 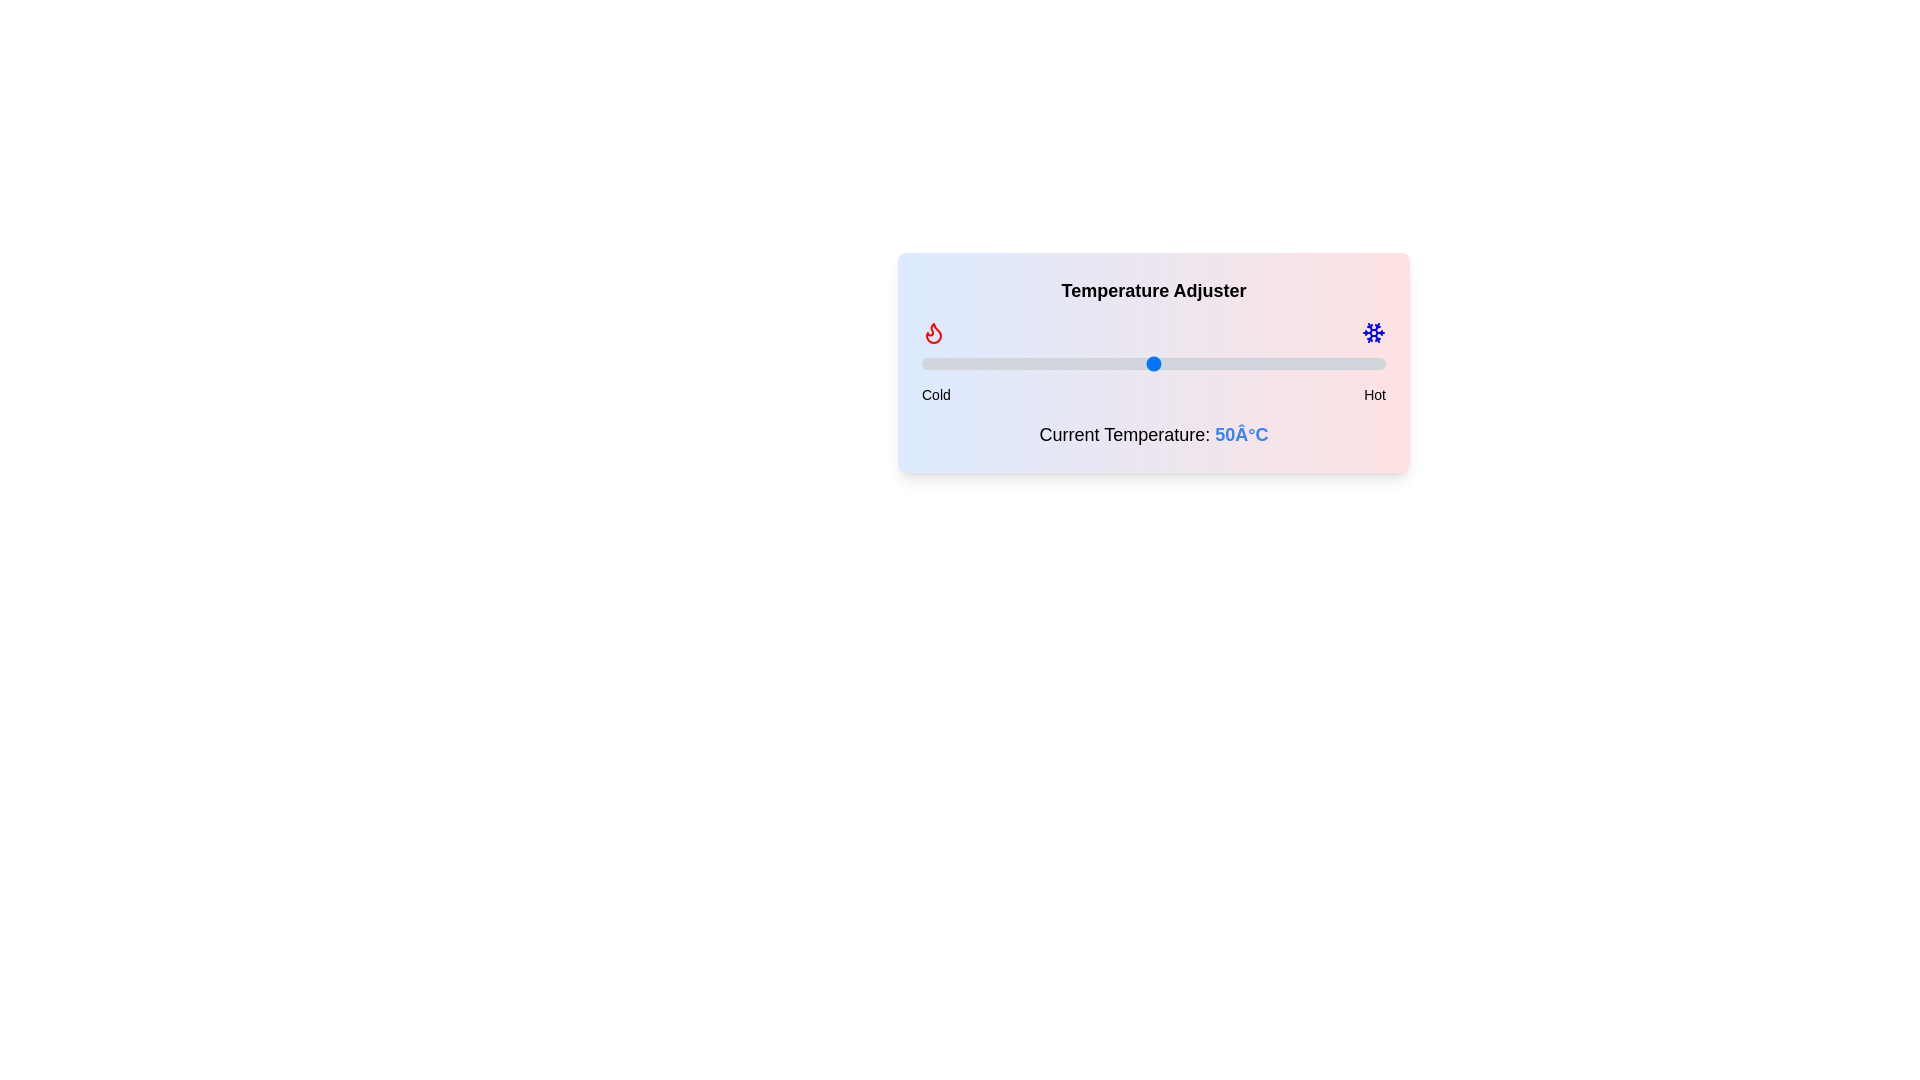 I want to click on the temperature slider to 9°C, so click(x=963, y=363).